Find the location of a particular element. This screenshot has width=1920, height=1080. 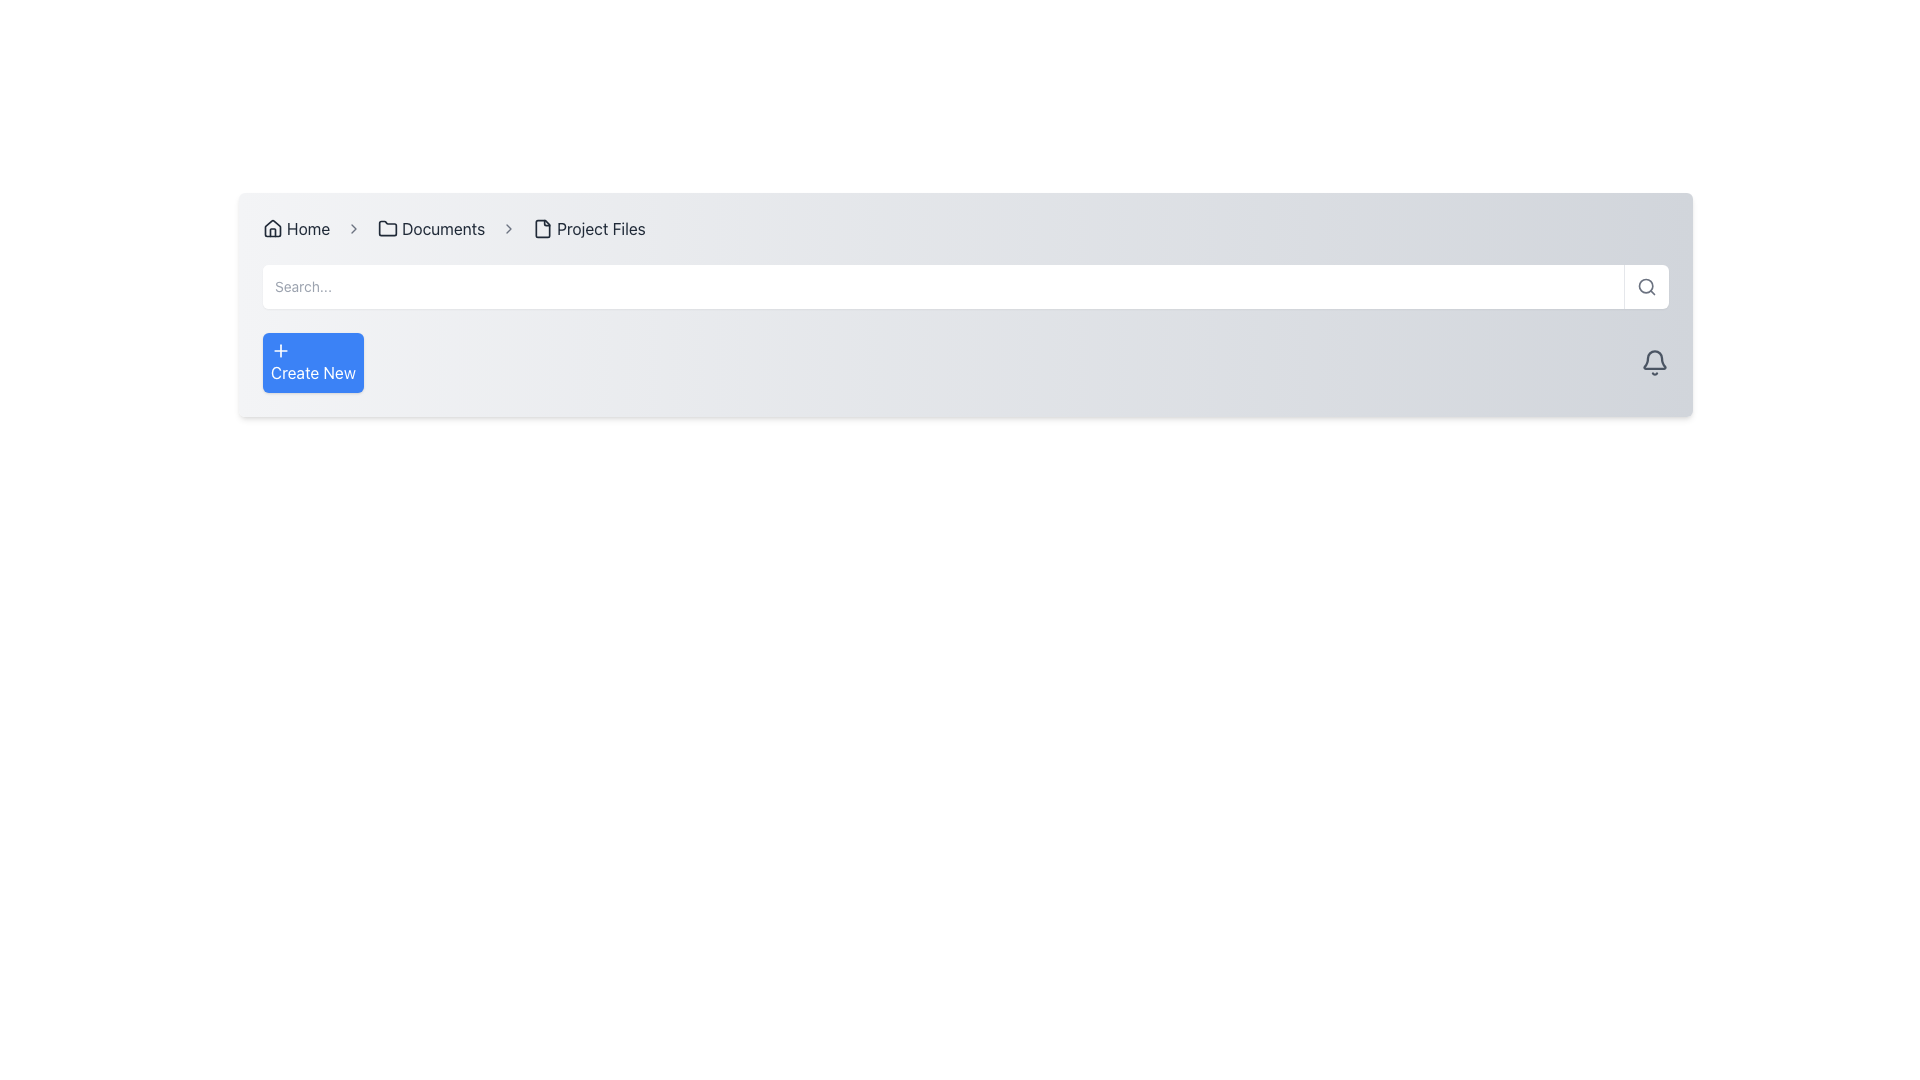

the file icon representing the 'Project Files' section in the breadcrumb navigation bar, which is positioned immediately before the text 'Project Files' is located at coordinates (543, 227).